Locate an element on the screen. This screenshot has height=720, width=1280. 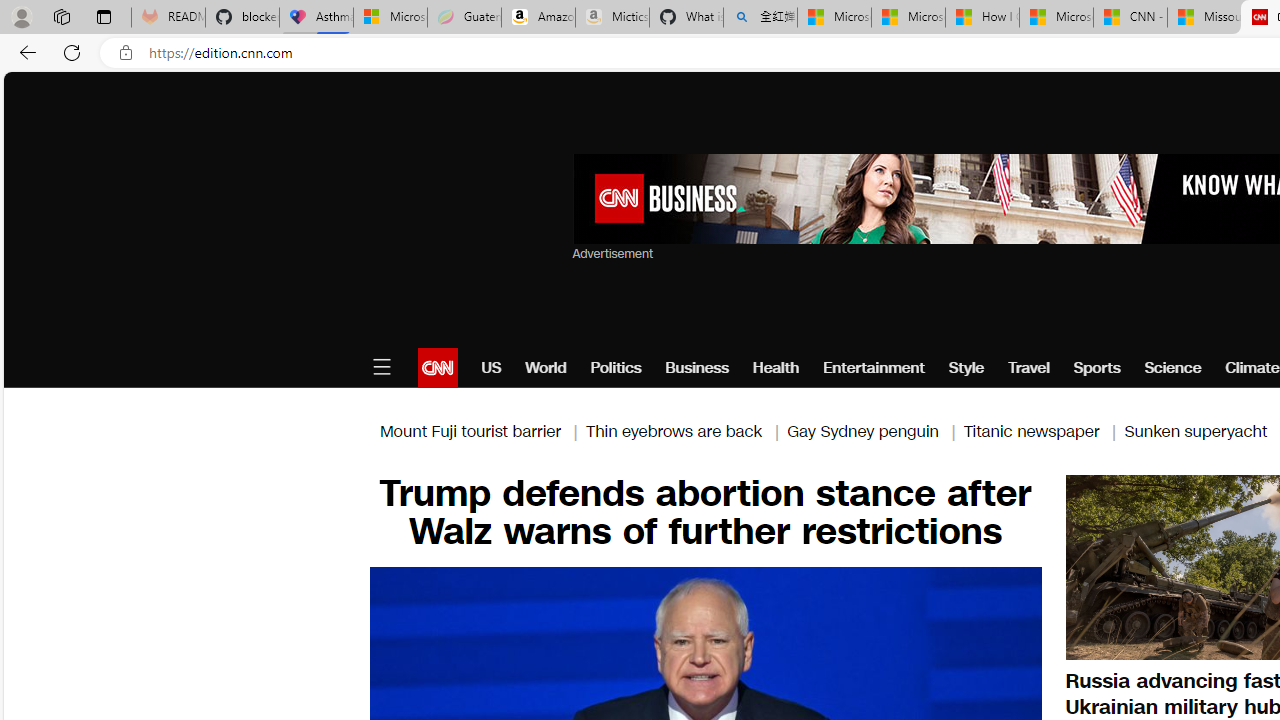
'Entertainment' is located at coordinates (874, 367).